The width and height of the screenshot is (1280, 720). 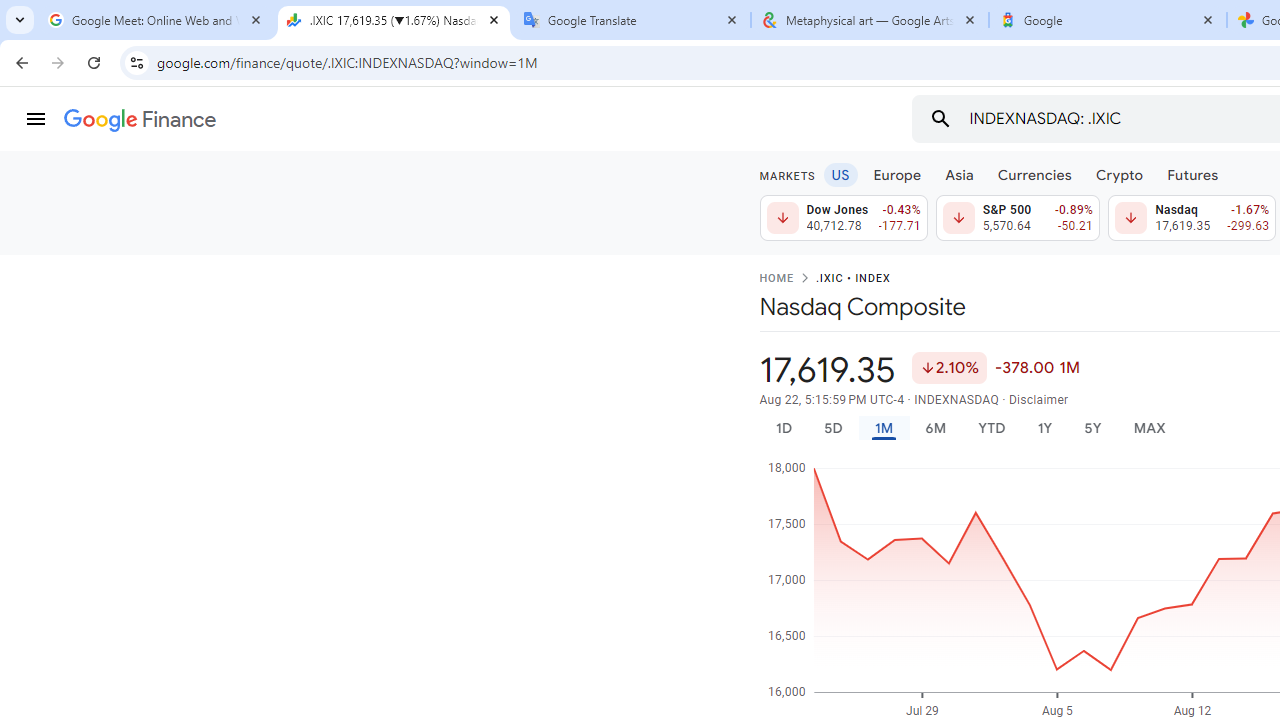 I want to click on 'Disclaimer', so click(x=1038, y=399).